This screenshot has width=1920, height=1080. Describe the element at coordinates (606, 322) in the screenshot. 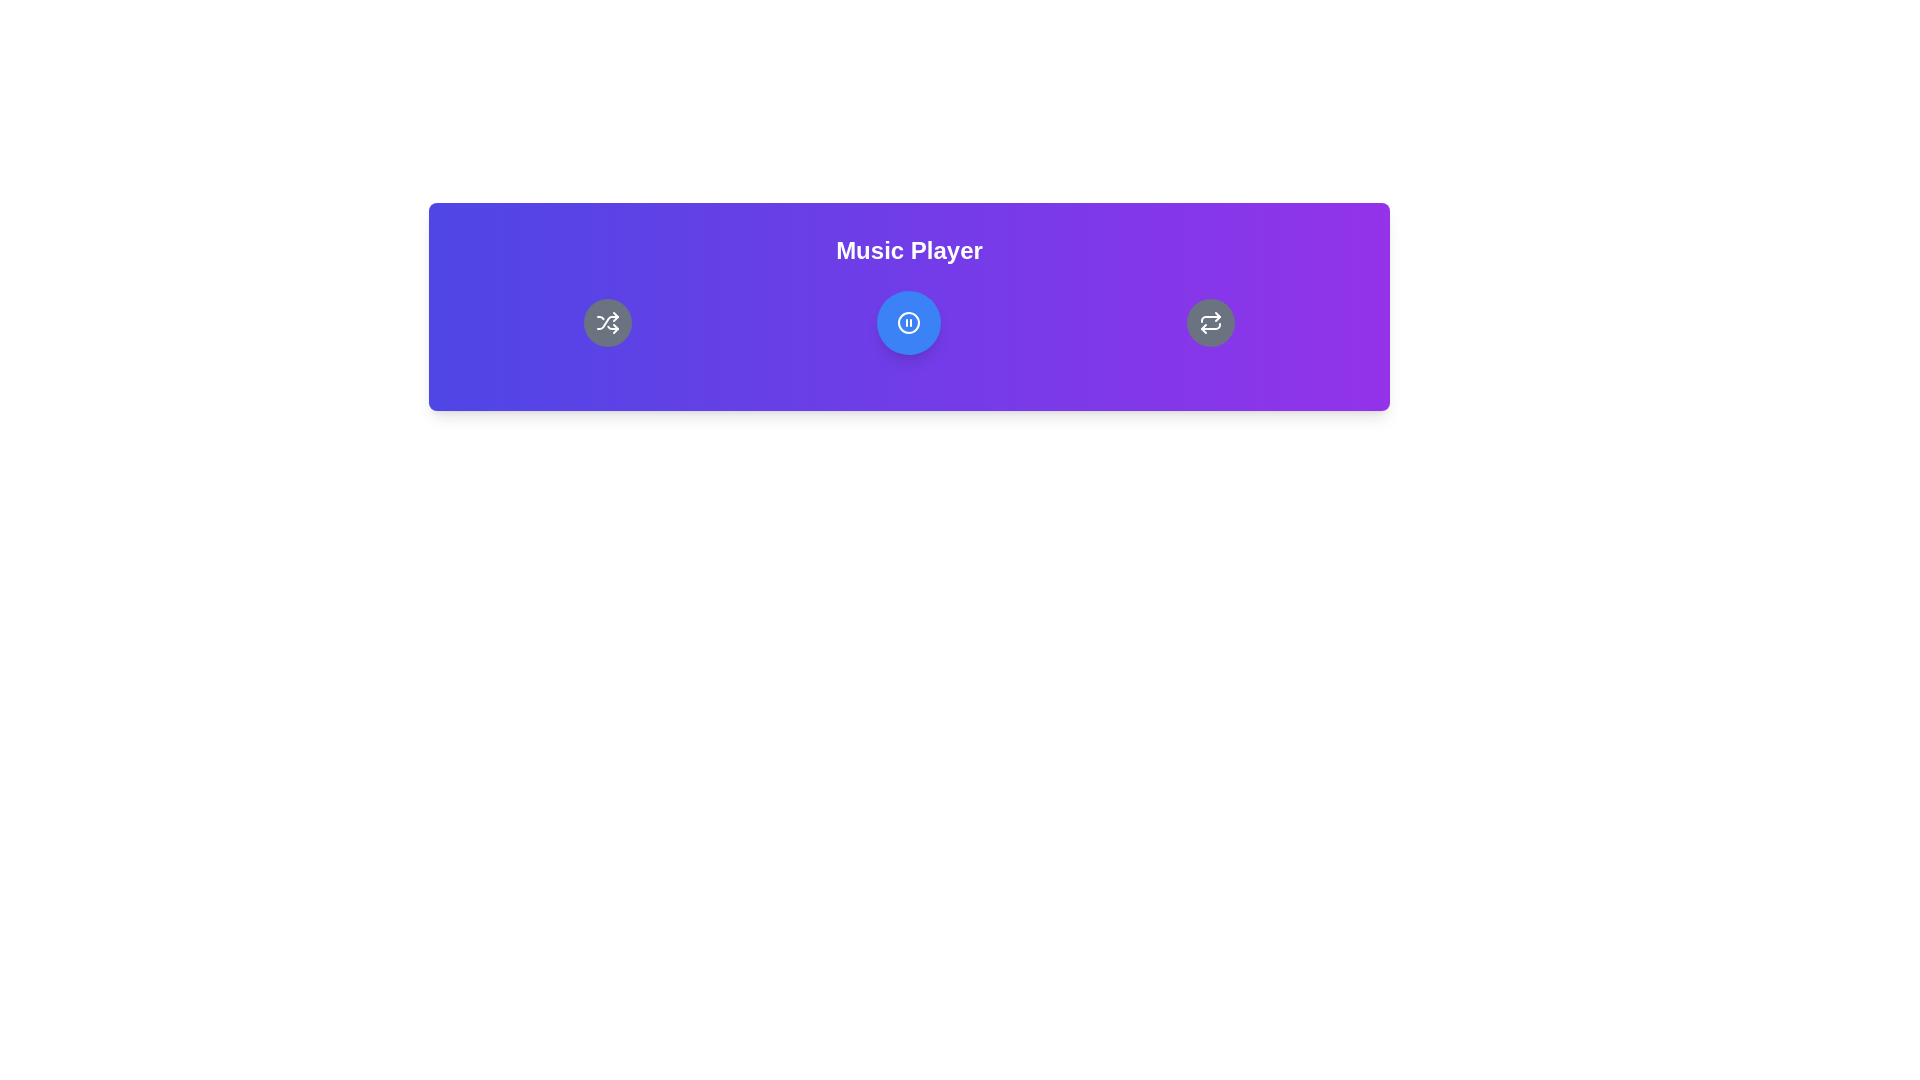

I see `the circular gray shuffle button with a white shuffle icon` at that location.